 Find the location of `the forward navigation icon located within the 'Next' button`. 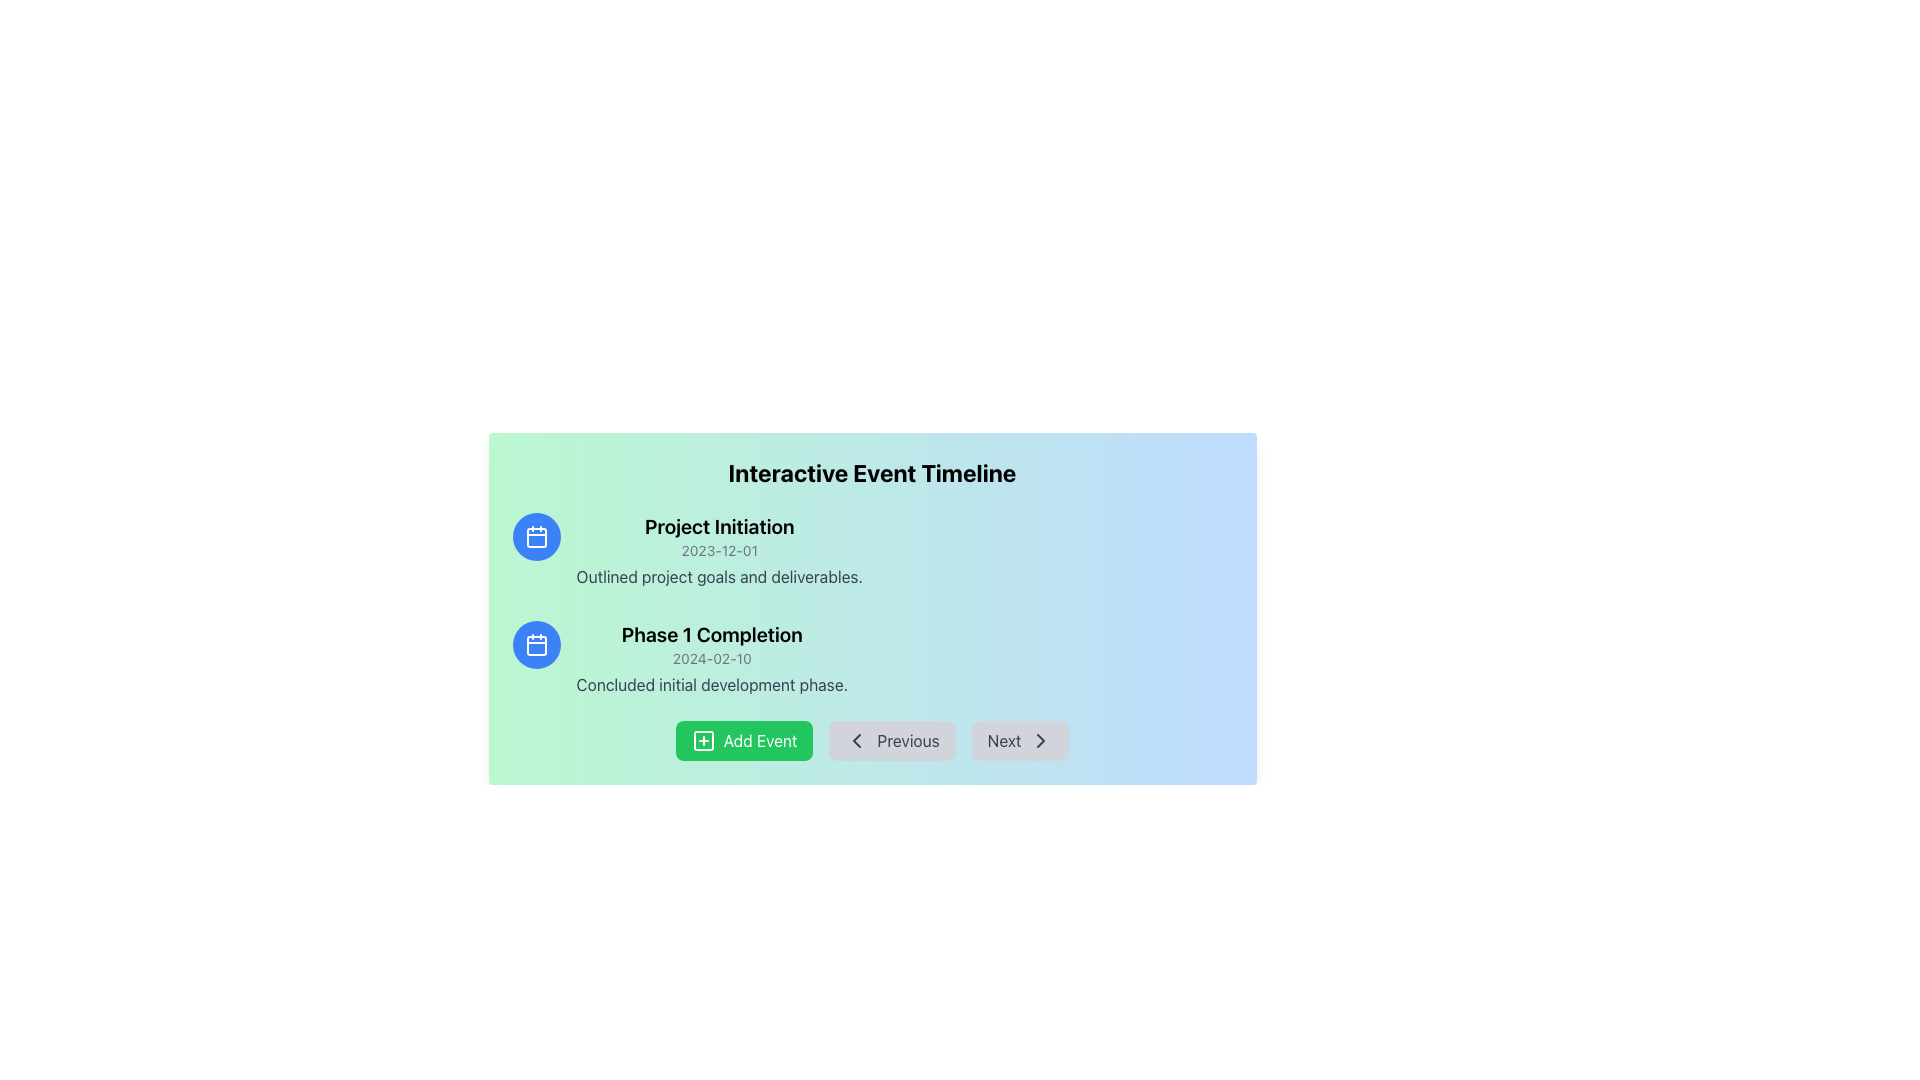

the forward navigation icon located within the 'Next' button is located at coordinates (1040, 740).